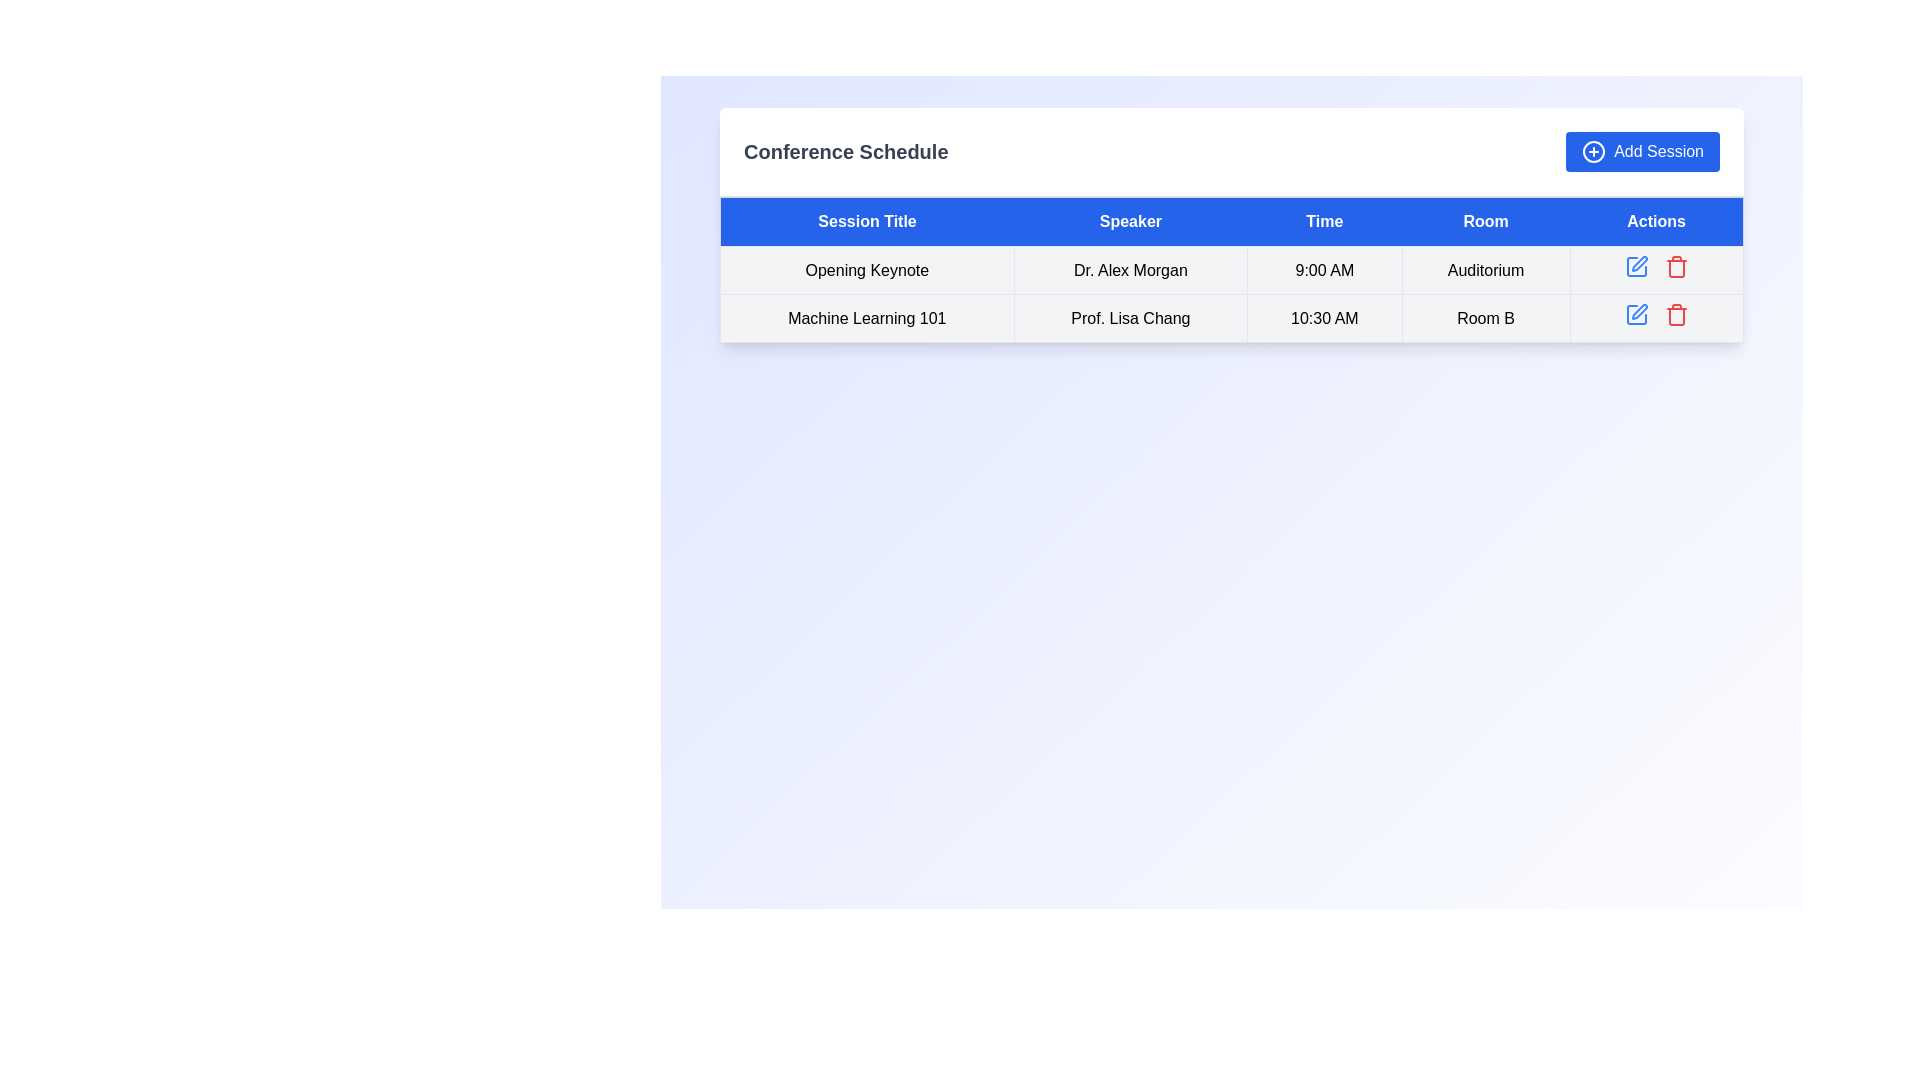 The width and height of the screenshot is (1920, 1080). What do you see at coordinates (1324, 222) in the screenshot?
I see `the Table Header Cell labeled 'Time', which has a blue background and is located between the 'Speaker' and 'Room' headers in the table` at bounding box center [1324, 222].